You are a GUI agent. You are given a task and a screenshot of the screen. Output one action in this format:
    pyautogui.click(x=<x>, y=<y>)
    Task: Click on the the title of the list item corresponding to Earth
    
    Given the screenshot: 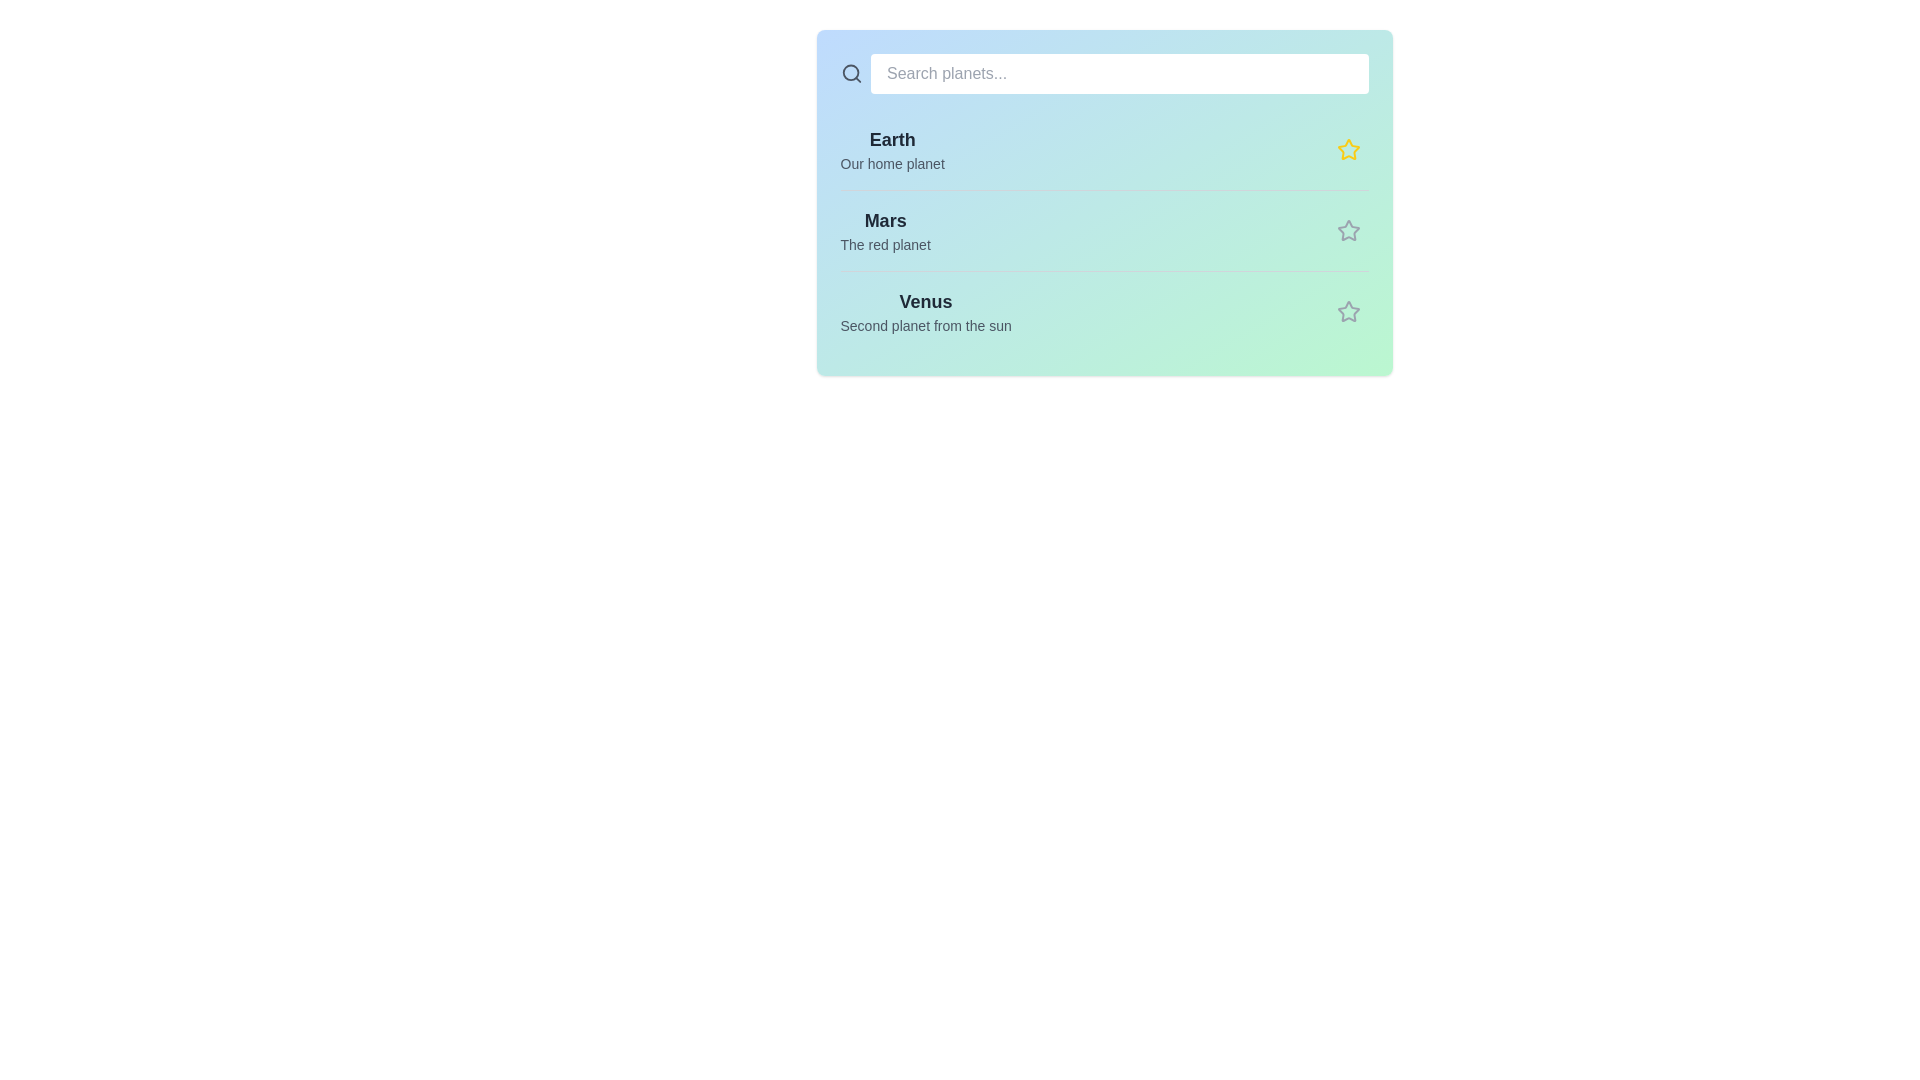 What is the action you would take?
    pyautogui.click(x=891, y=138)
    